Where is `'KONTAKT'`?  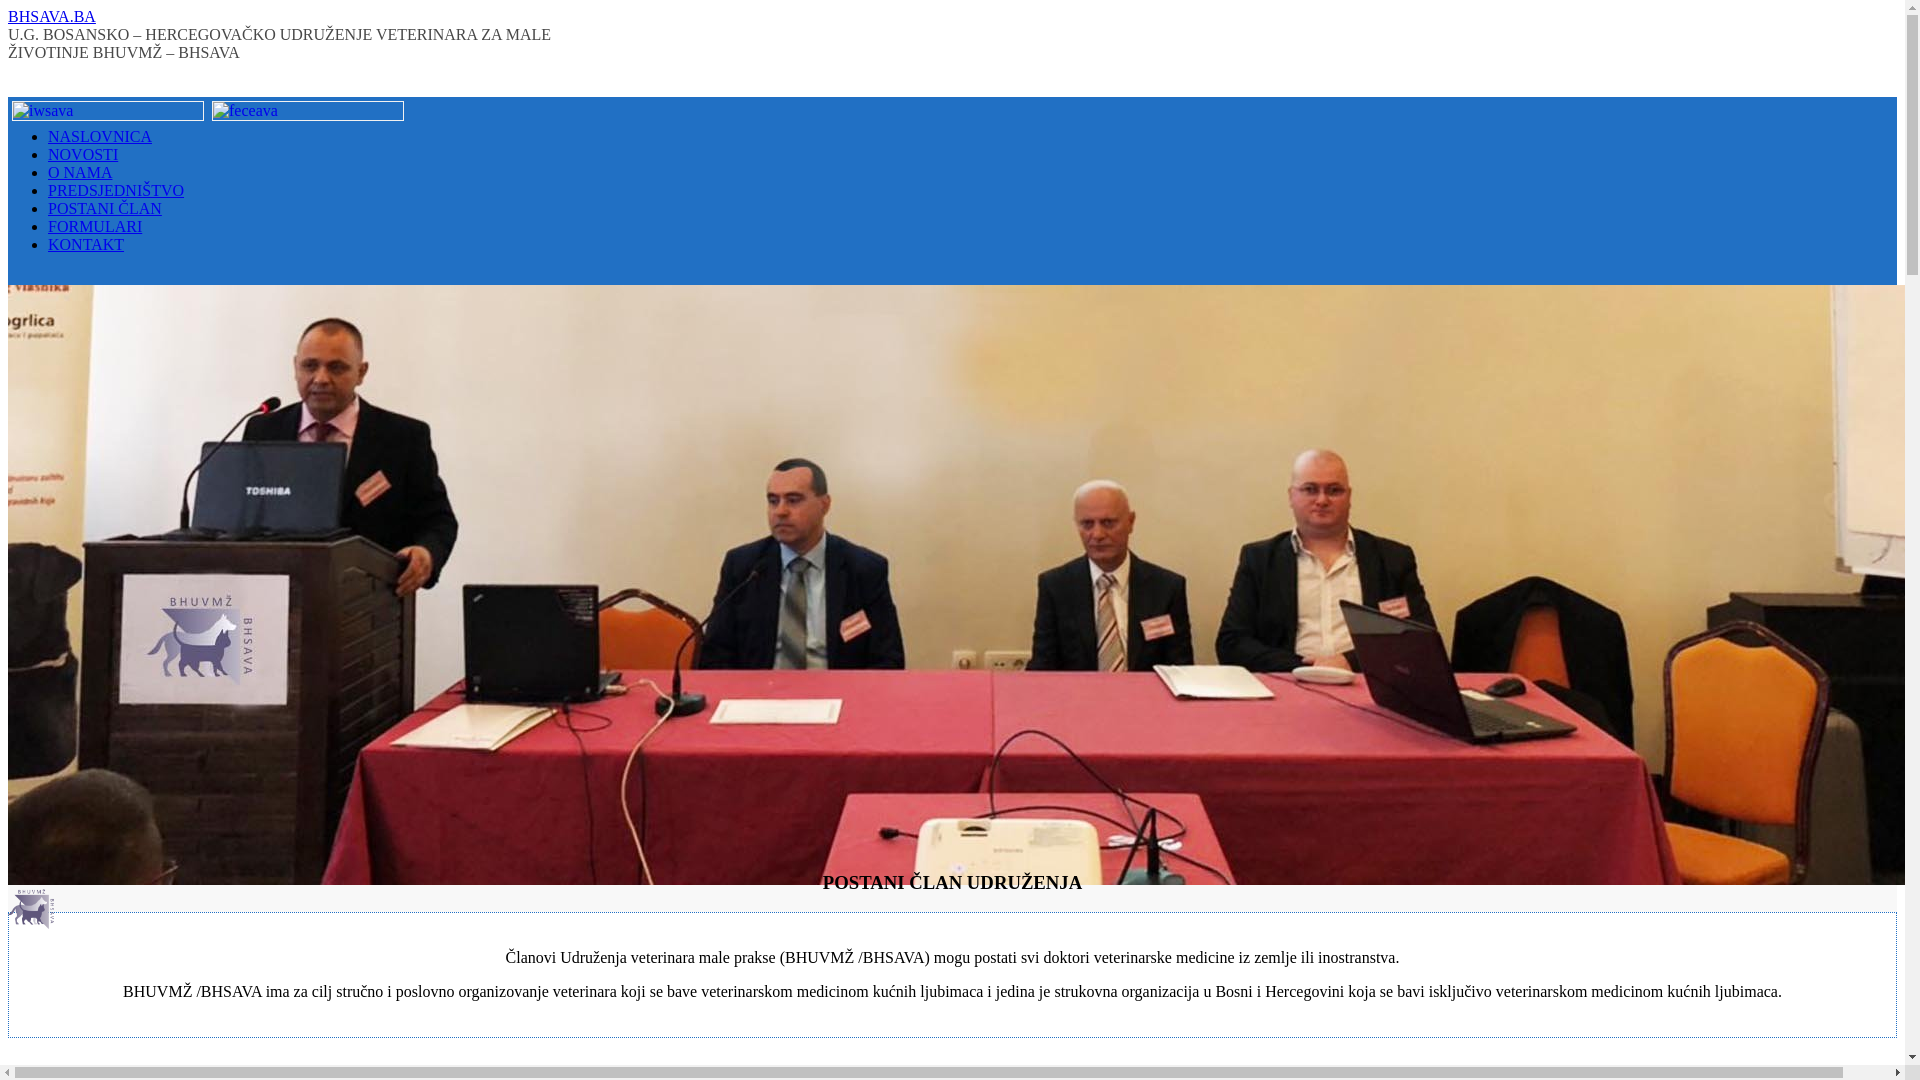
'KONTAKT' is located at coordinates (85, 243).